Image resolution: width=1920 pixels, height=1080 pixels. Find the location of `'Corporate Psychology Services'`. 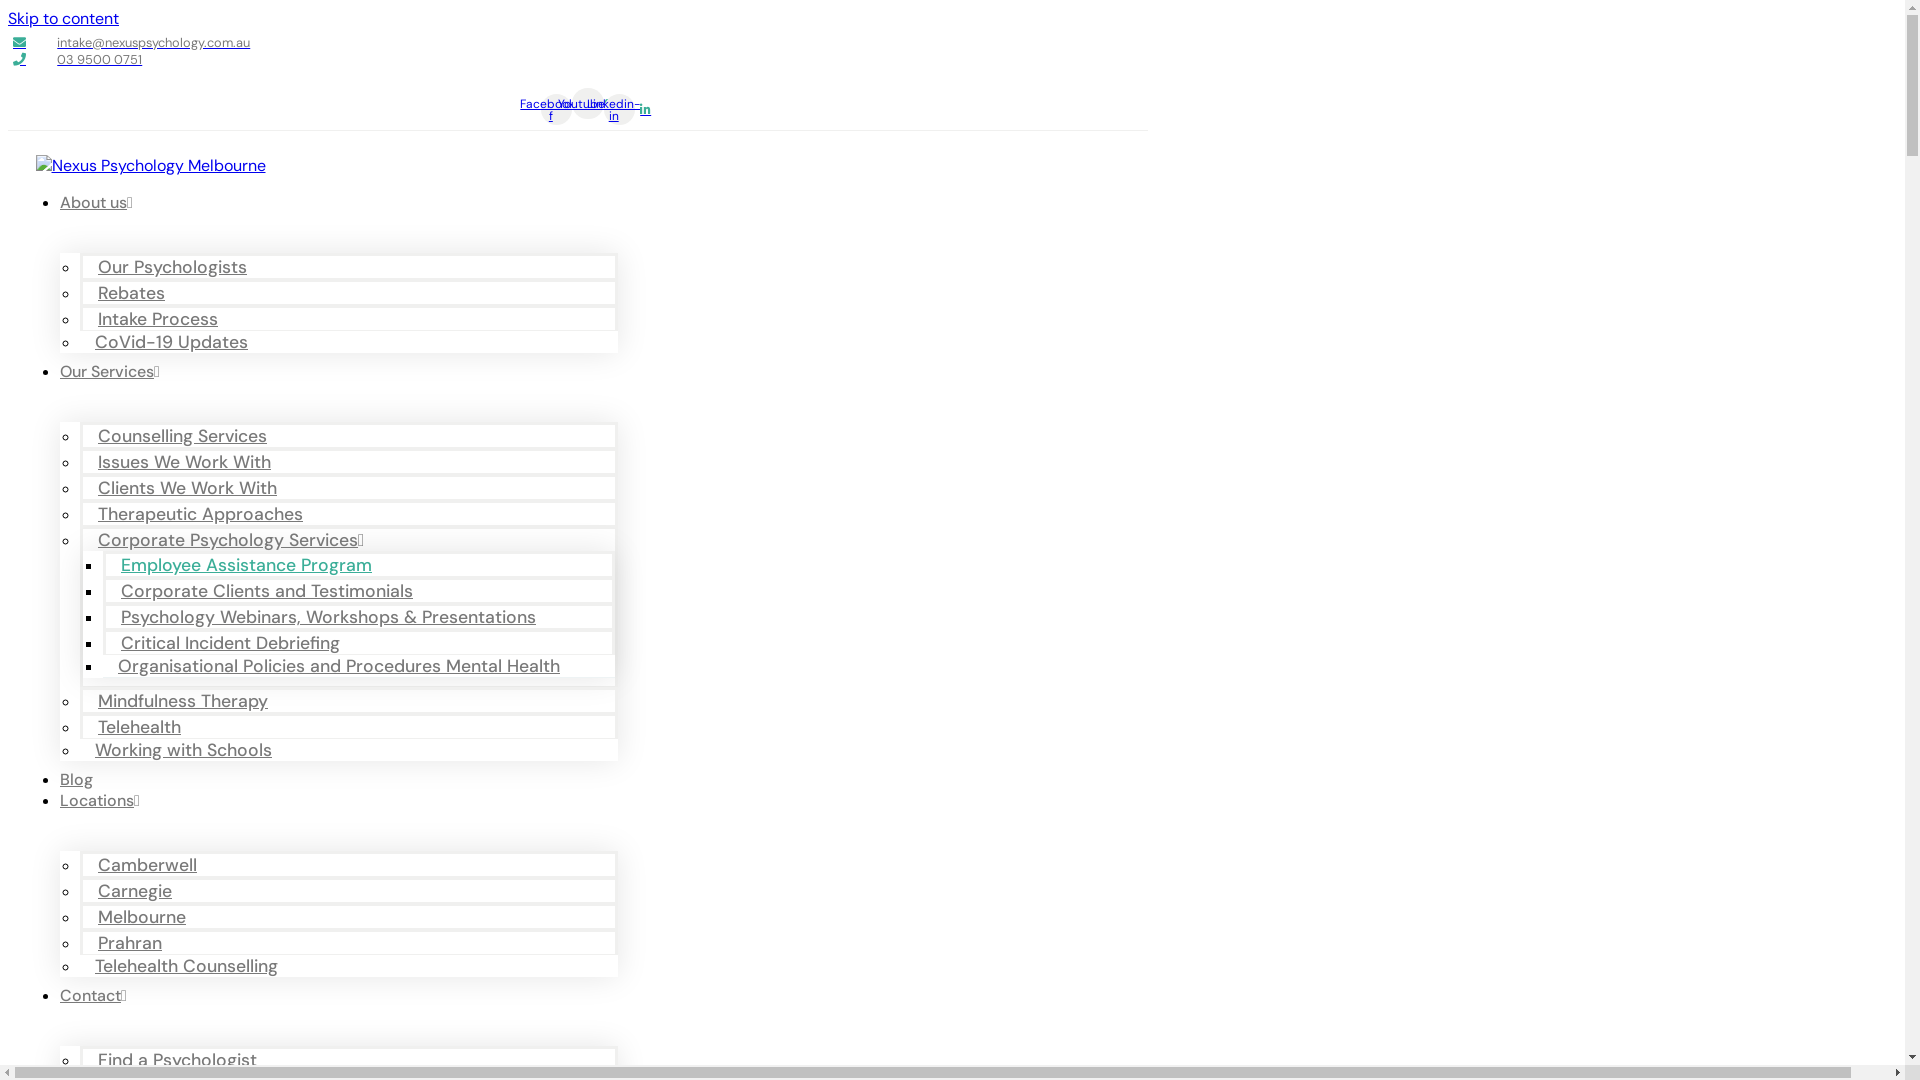

'Corporate Psychology Services' is located at coordinates (235, 540).